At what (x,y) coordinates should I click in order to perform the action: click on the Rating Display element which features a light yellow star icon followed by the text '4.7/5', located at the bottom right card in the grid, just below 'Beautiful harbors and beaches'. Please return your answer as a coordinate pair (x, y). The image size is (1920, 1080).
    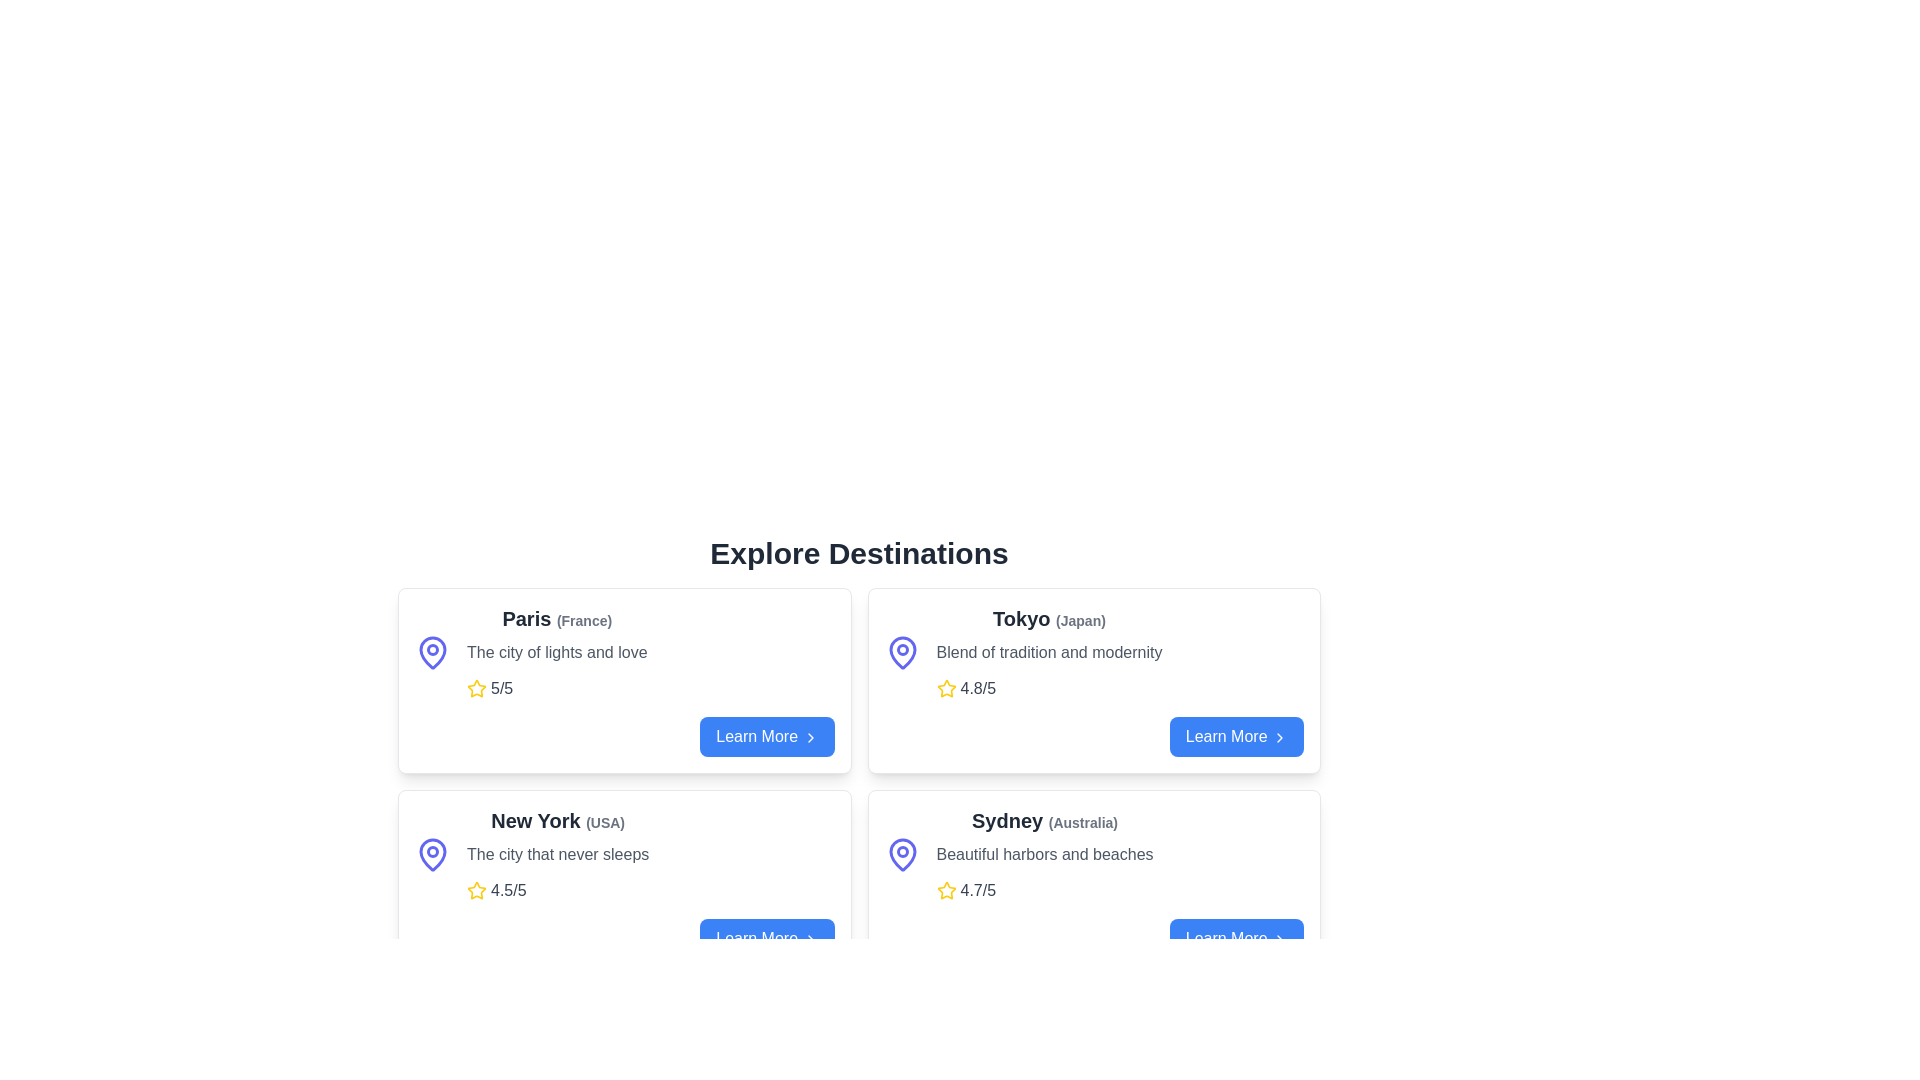
    Looking at the image, I should click on (1044, 890).